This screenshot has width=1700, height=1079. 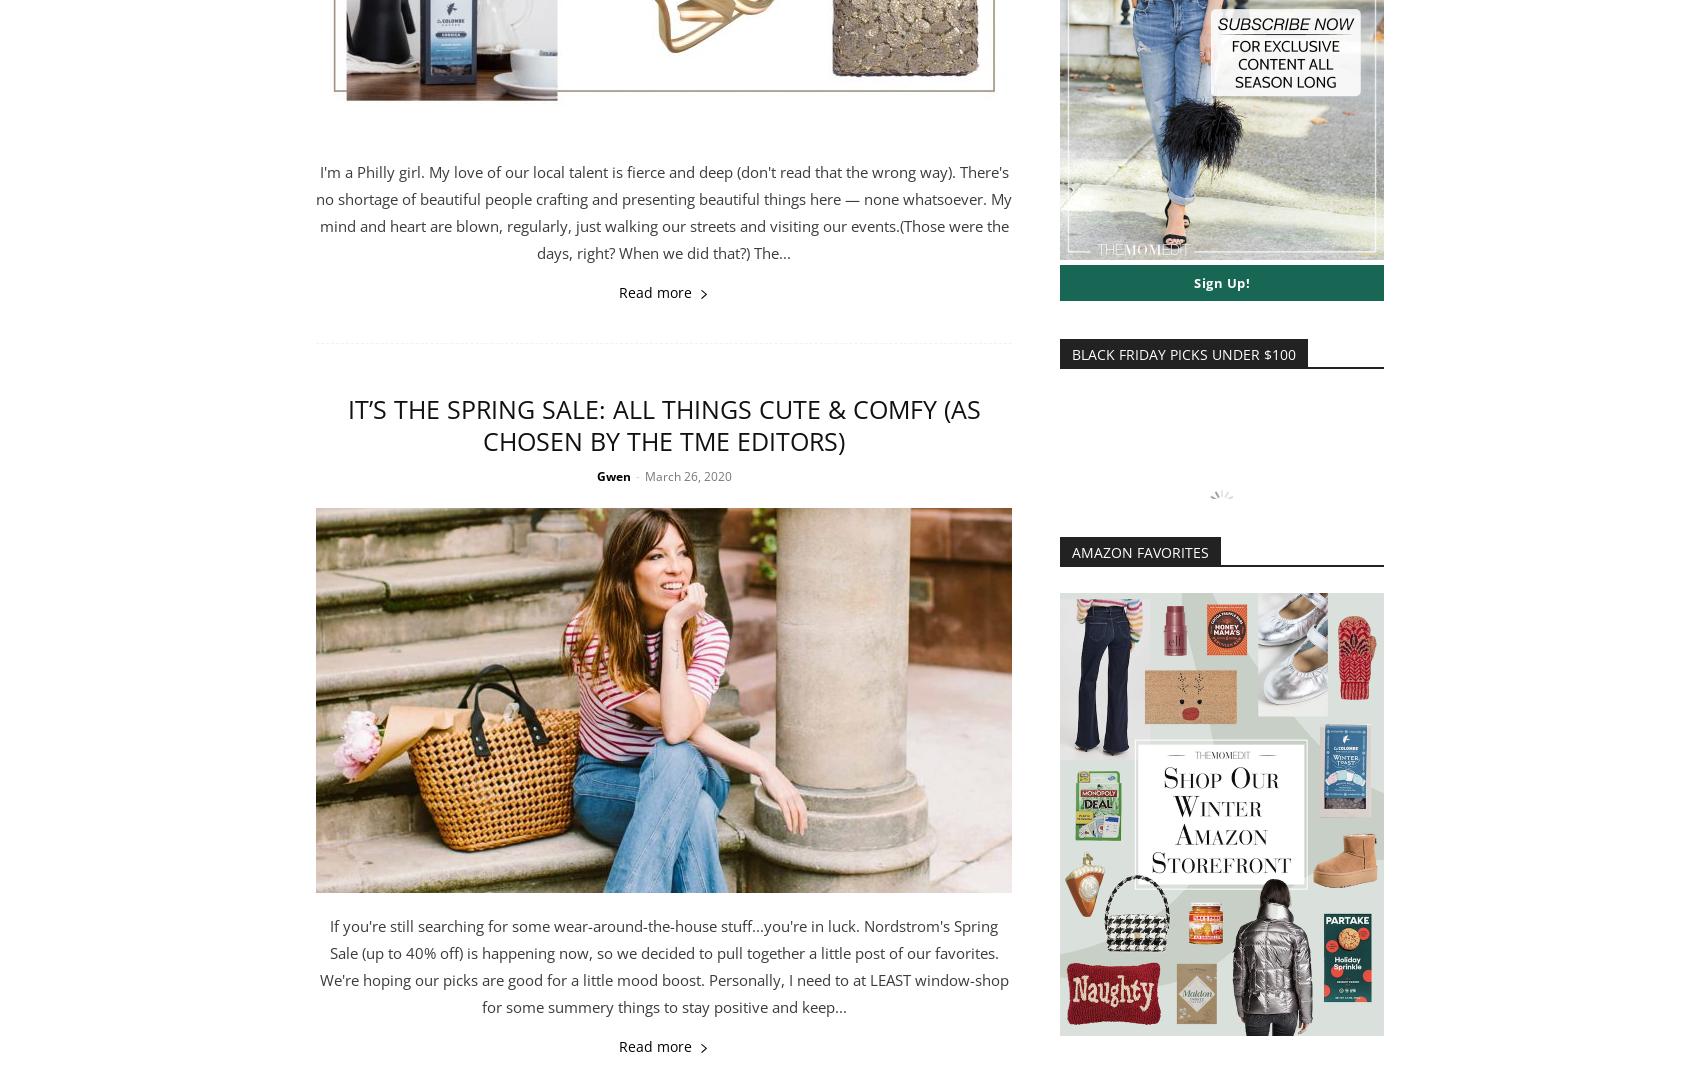 I want to click on 'If you're still searching for some wear-around-the-house stuff...you're in luck. Nordstrom's Spring Sale (up to 40% off) is happening now, so we decided to pull together a little post of our favorites. 



We're hoping our picks are good for a little mood boost. Personally, I need to at LEAST window-shop for some summery things to stay positive and keep...', so click(x=663, y=965).